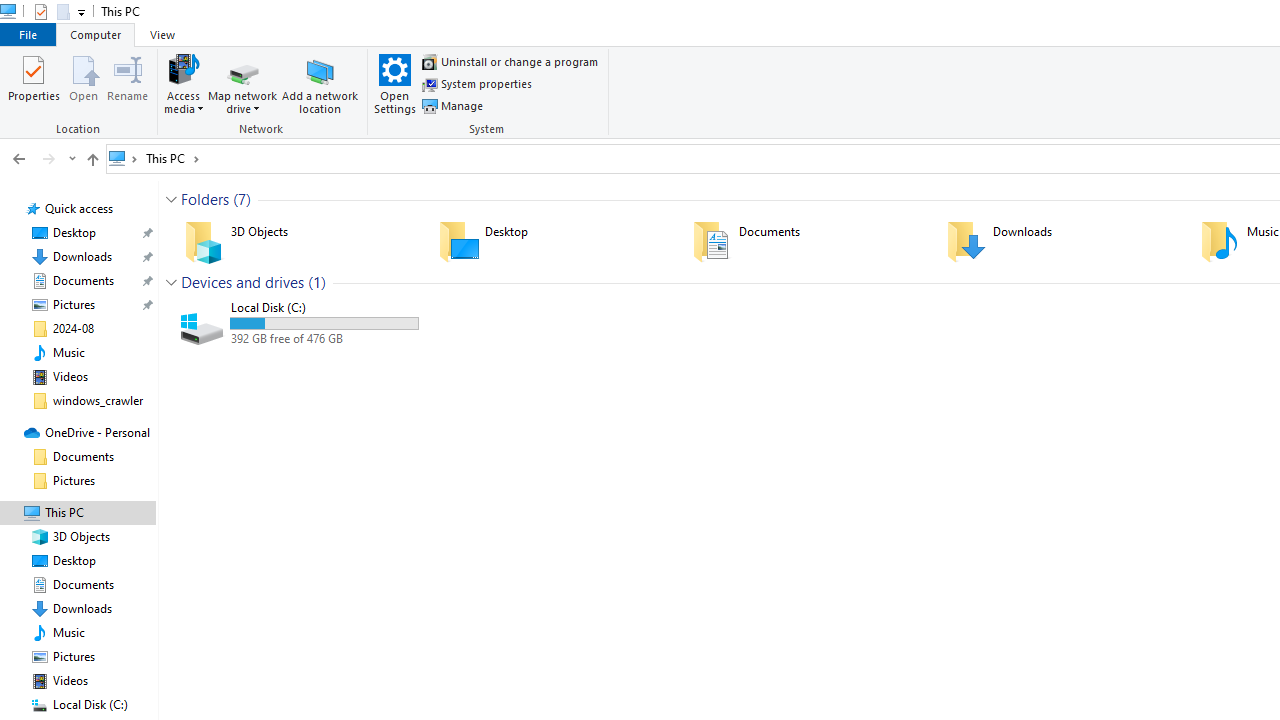 The width and height of the screenshot is (1280, 720). I want to click on 'Up to "Desktop" (Alt + Up Arrow)', so click(91, 159).